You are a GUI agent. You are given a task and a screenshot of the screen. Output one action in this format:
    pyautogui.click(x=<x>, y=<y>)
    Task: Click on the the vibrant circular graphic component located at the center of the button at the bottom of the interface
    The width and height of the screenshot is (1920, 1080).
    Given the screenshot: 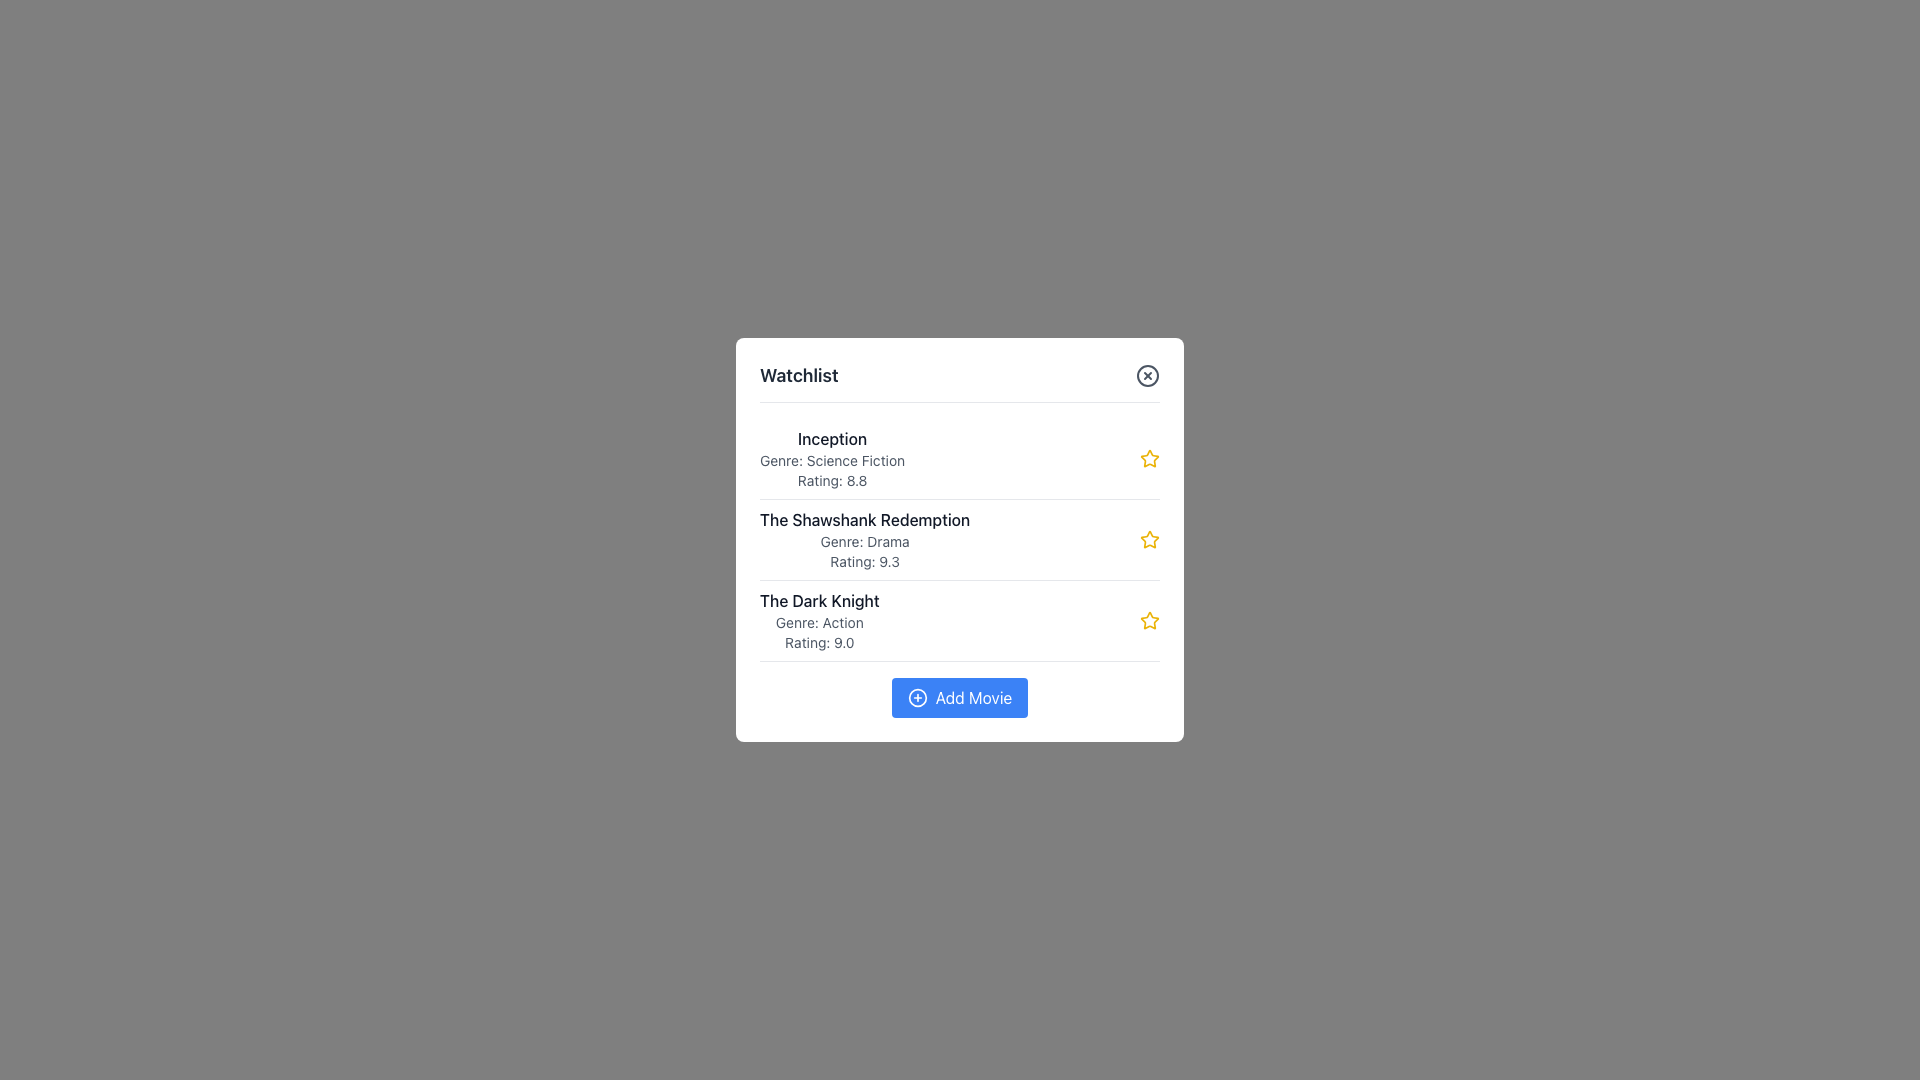 What is the action you would take?
    pyautogui.click(x=916, y=697)
    